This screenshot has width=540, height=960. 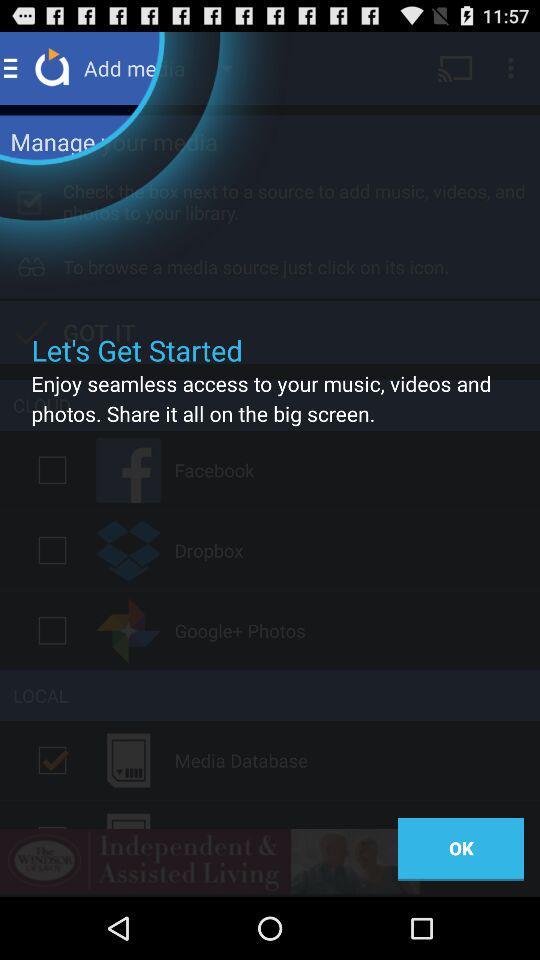 I want to click on selection check box, so click(x=52, y=470).